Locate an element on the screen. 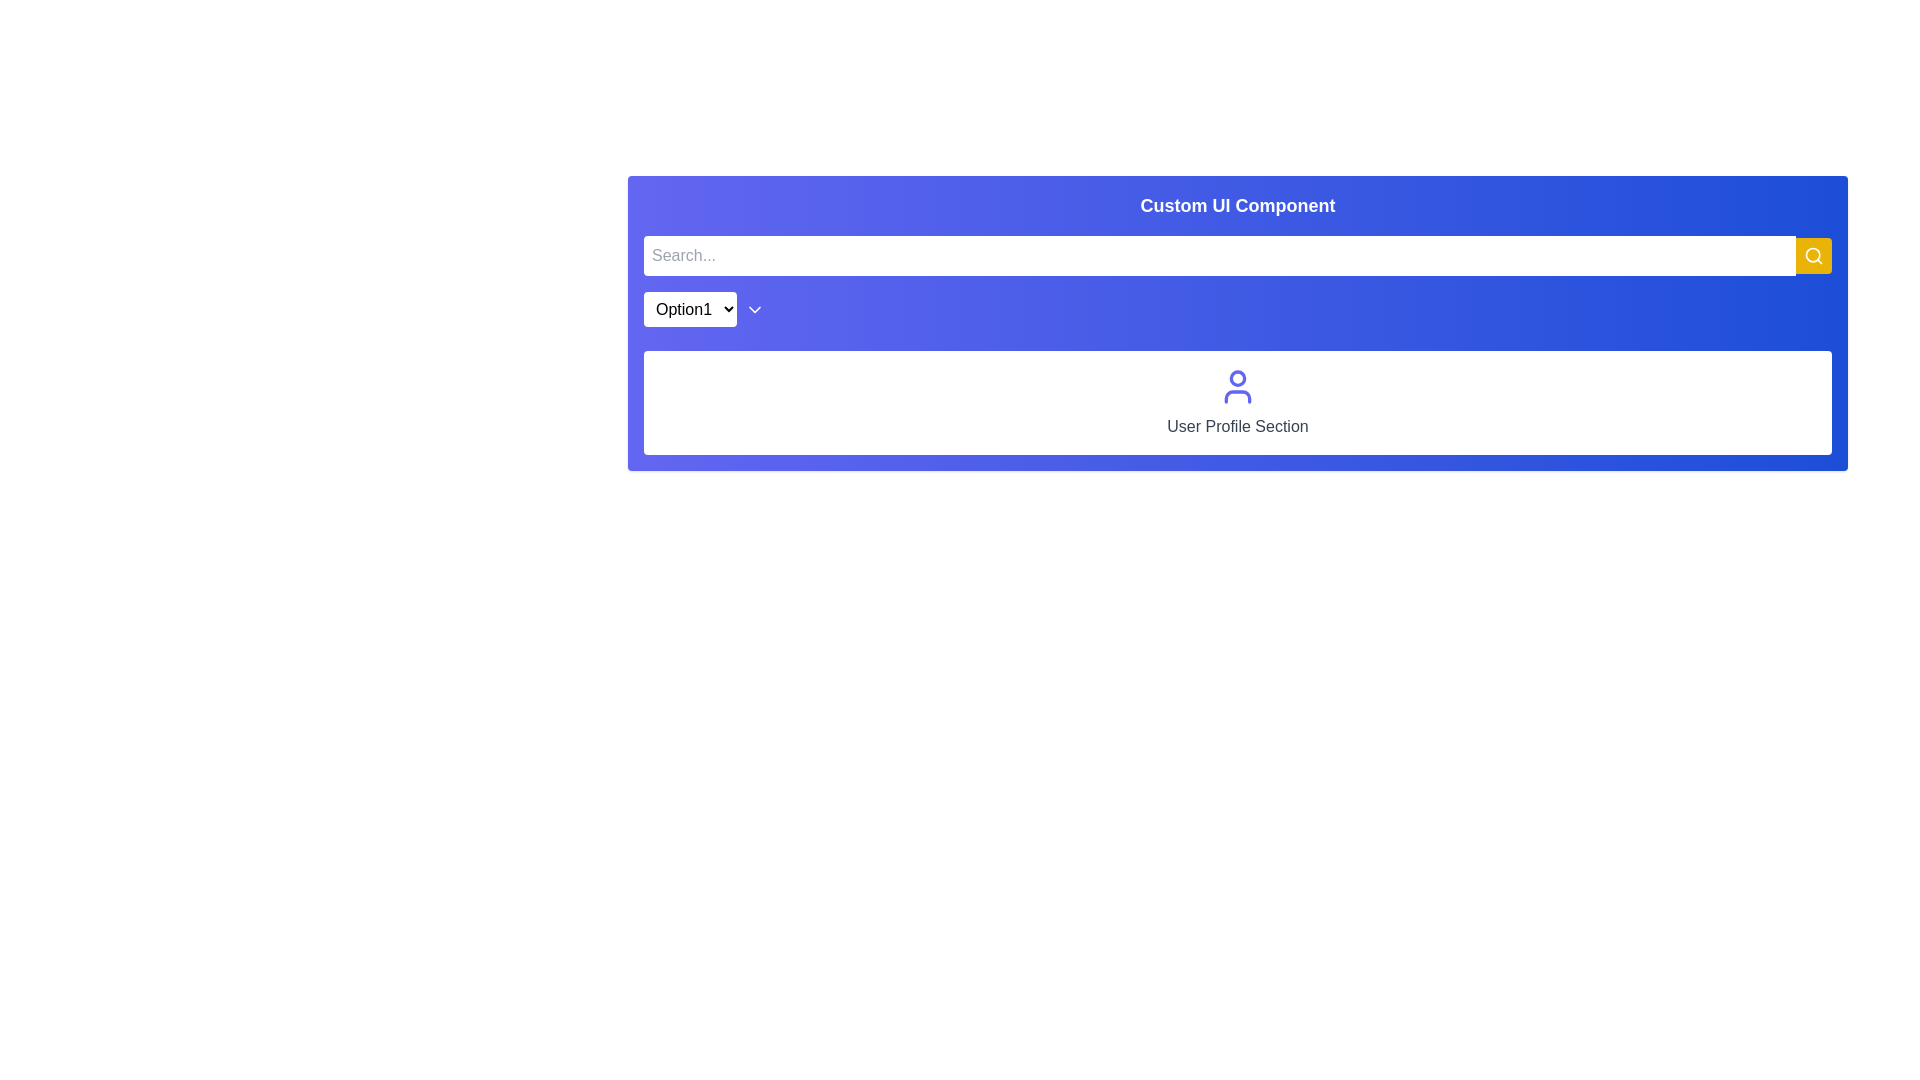 This screenshot has height=1080, width=1920. the search icon, which is a white magnifying glass on a yellow circular background located at the top-right corner of the search input field, to initiate the search is located at coordinates (1814, 254).